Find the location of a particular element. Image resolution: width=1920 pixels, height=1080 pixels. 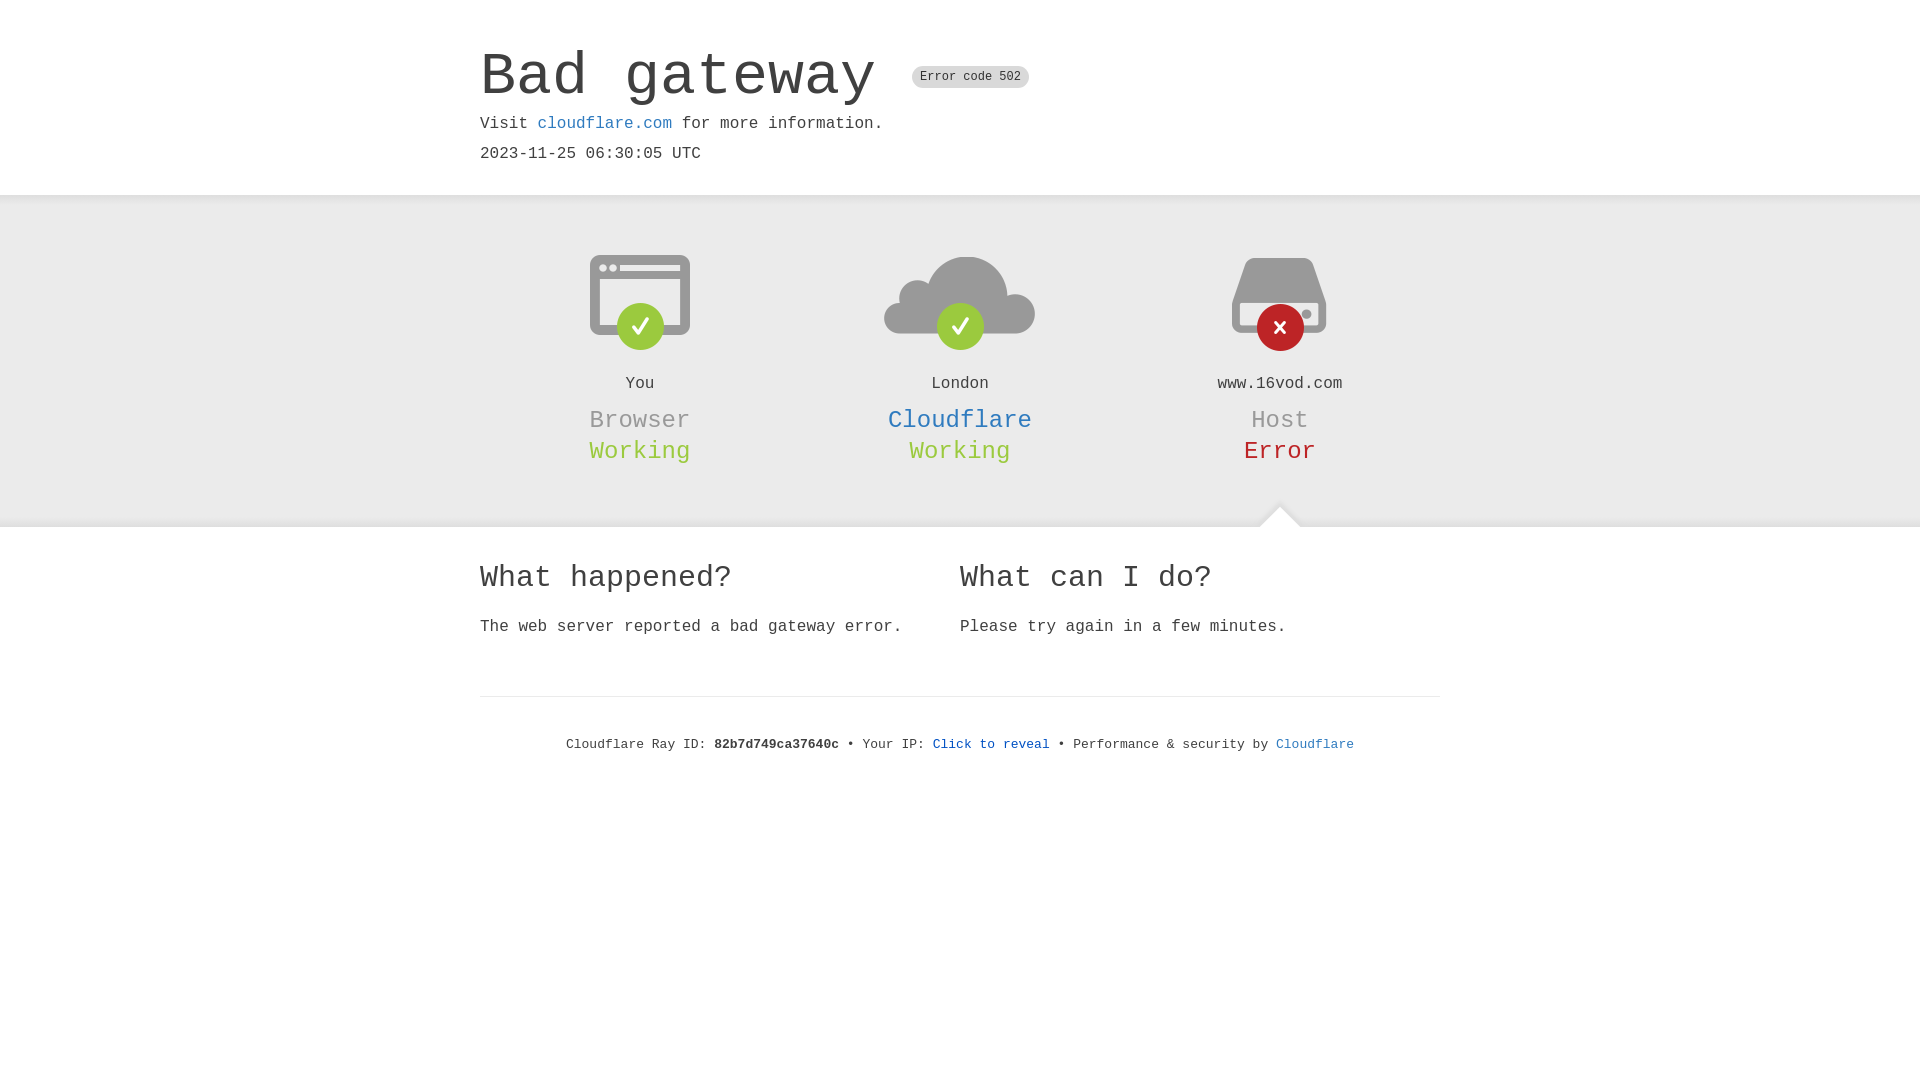

'Click to reveal' is located at coordinates (991, 744).